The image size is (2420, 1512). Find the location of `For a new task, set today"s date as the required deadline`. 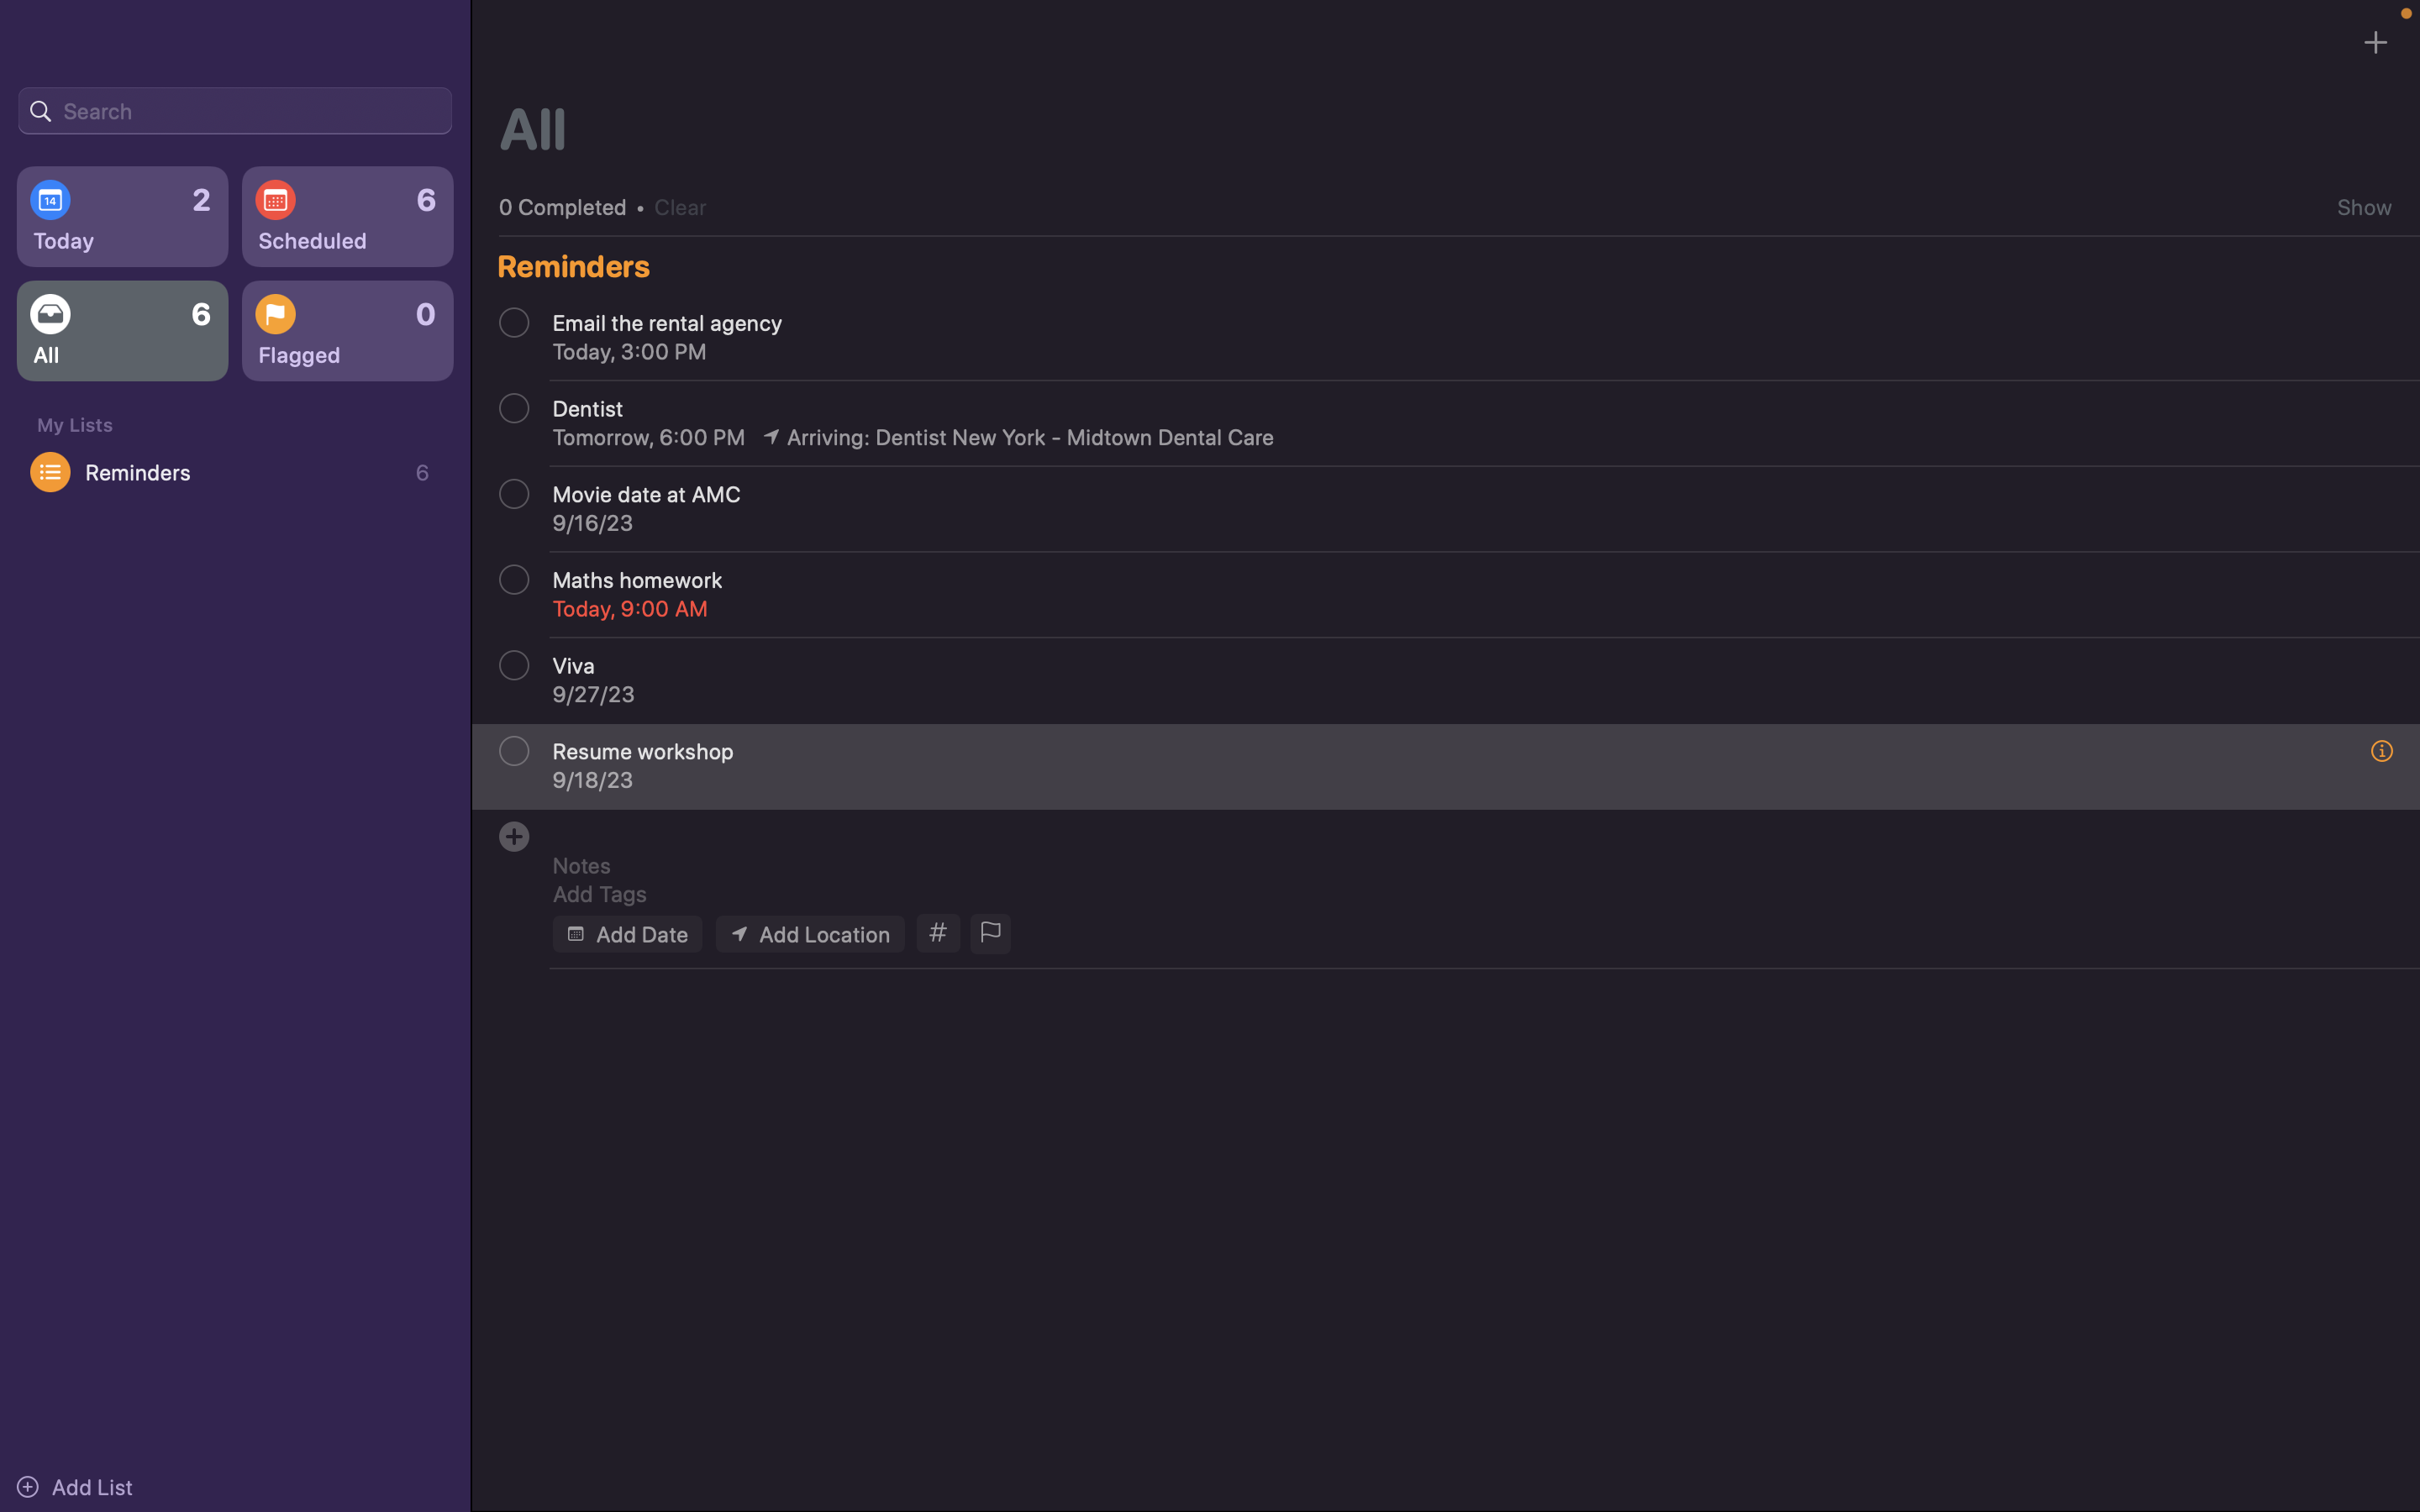

For a new task, set today"s date as the required deadline is located at coordinates (625, 932).